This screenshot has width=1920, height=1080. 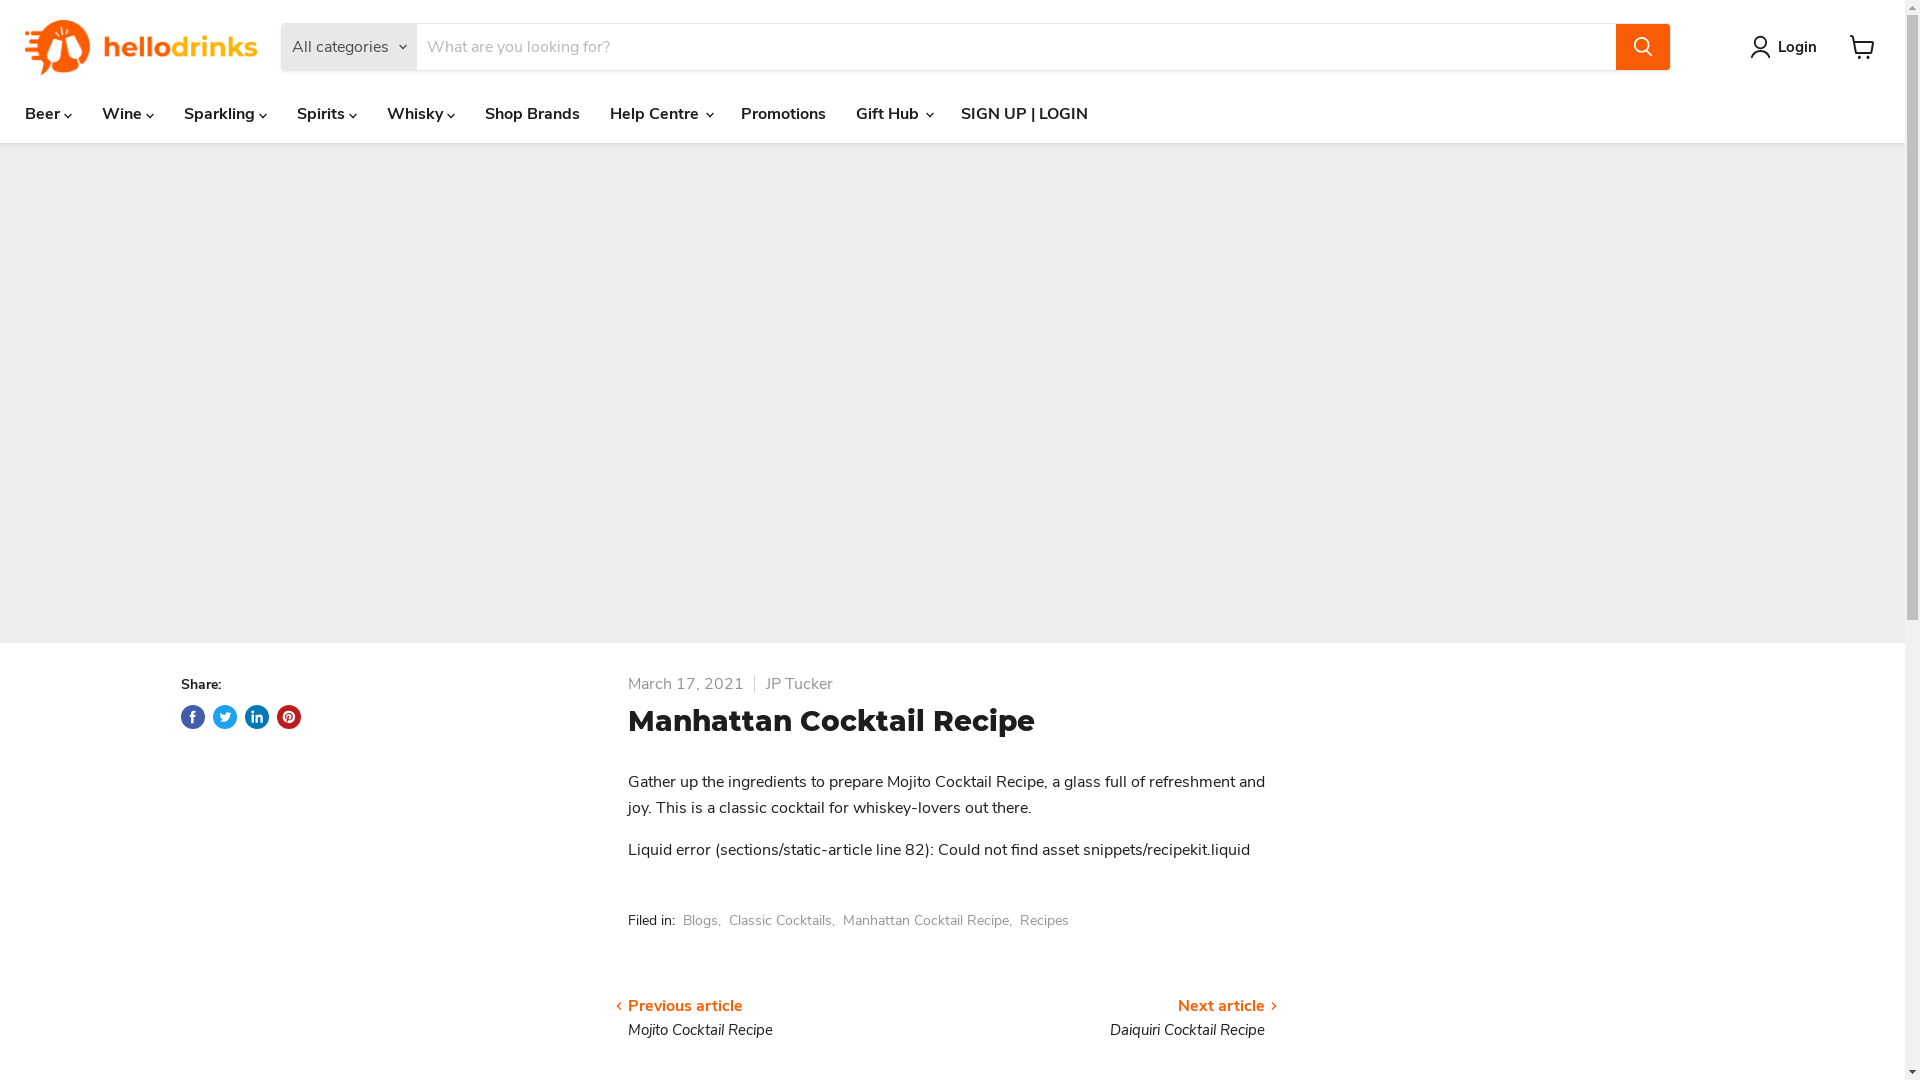 I want to click on 'Classic Cocktails', so click(x=778, y=920).